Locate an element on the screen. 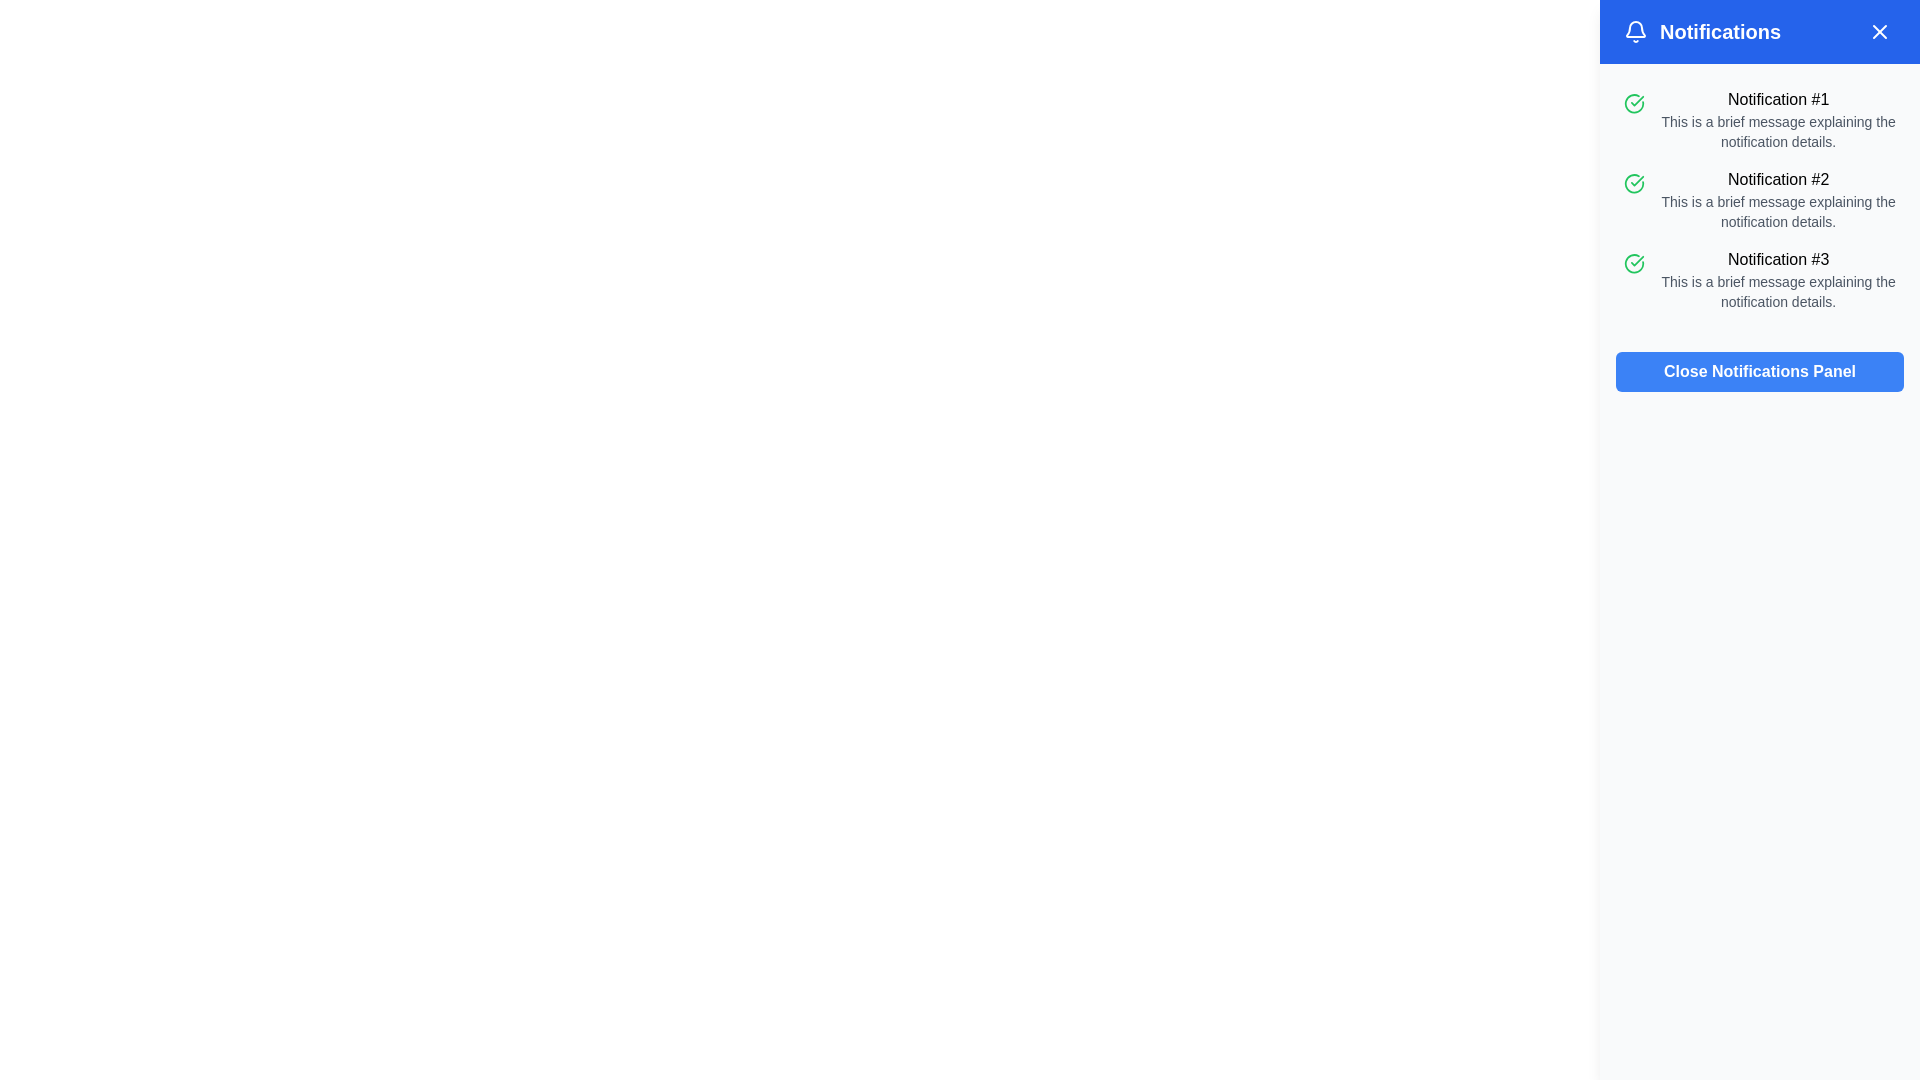 This screenshot has width=1920, height=1080. the static text element that displays 'Notification #3', which is the title of the third notification in the right-side panel of the interface is located at coordinates (1778, 258).